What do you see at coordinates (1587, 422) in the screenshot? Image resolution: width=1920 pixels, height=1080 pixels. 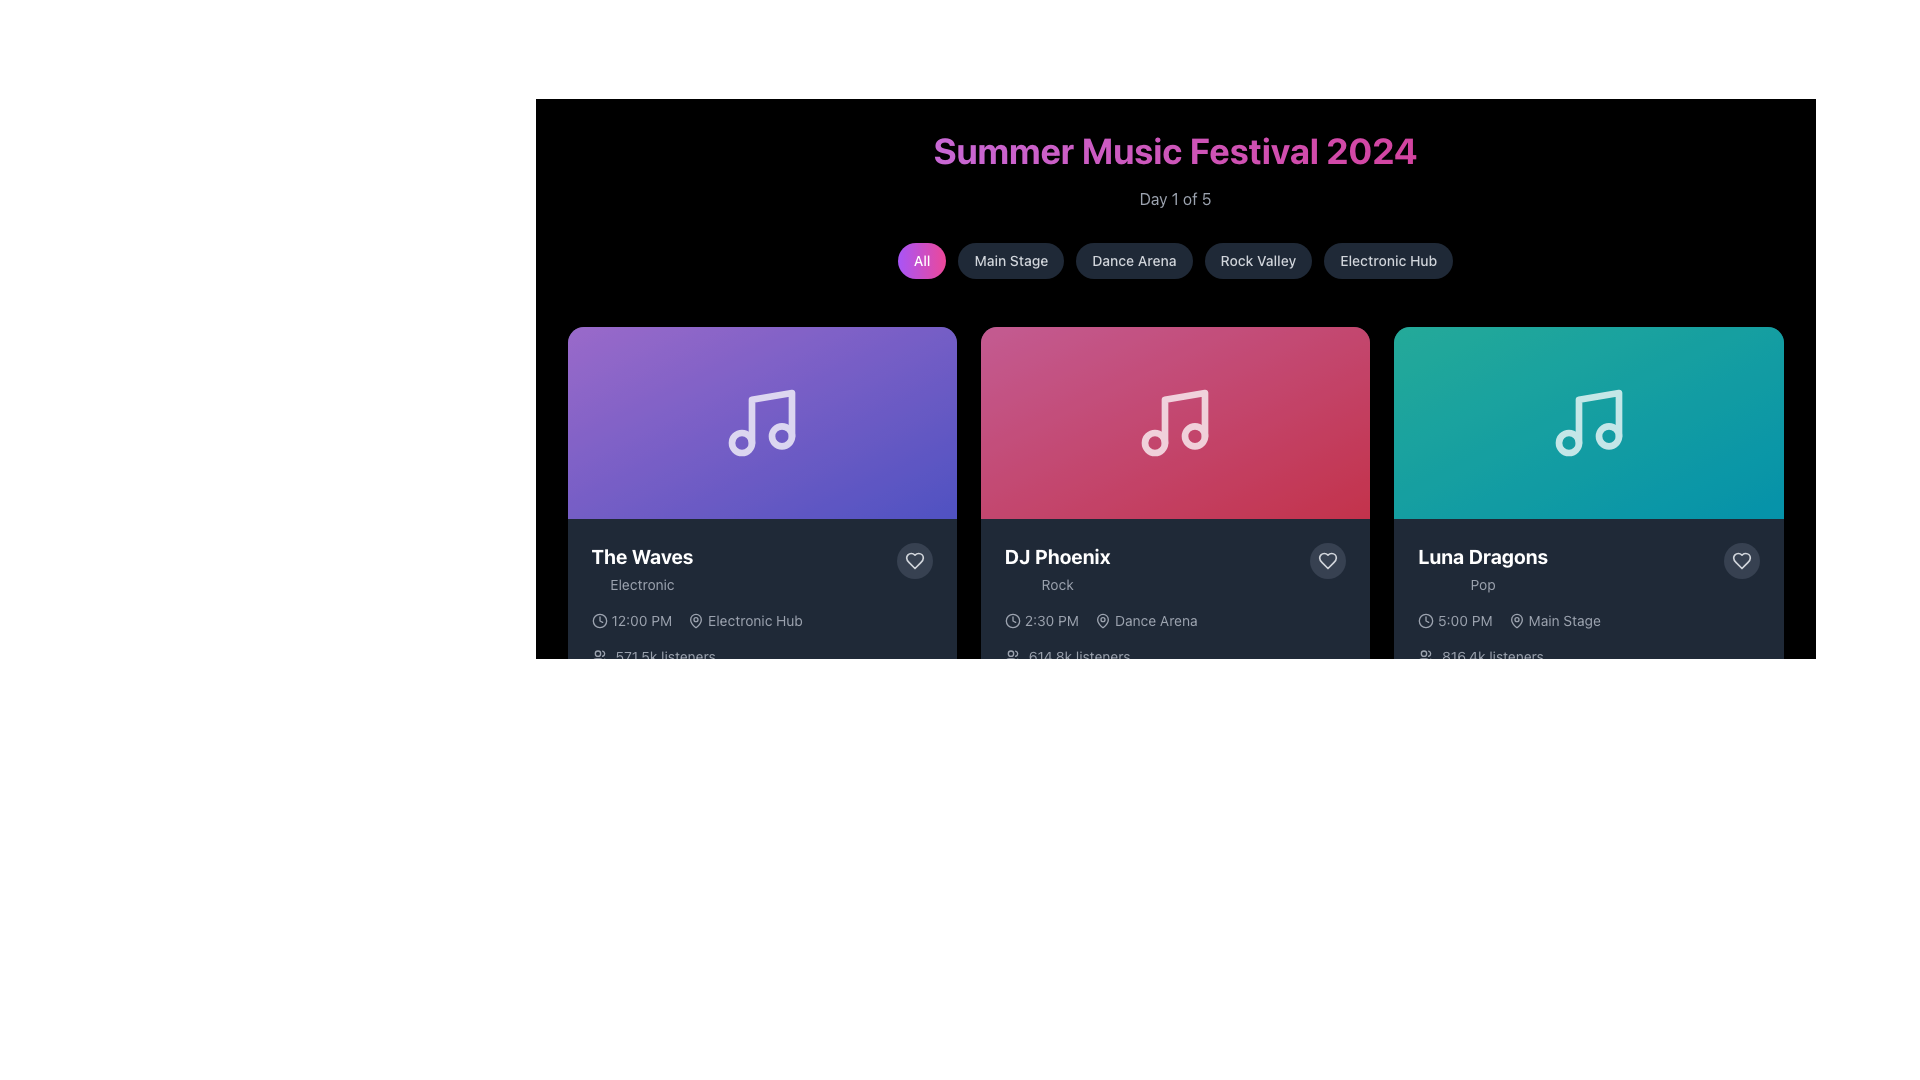 I see `the musical symbol icon resembling two eighth notes, which has a light blue outline and is located within the third card from the left that has a teal gradient background` at bounding box center [1587, 422].